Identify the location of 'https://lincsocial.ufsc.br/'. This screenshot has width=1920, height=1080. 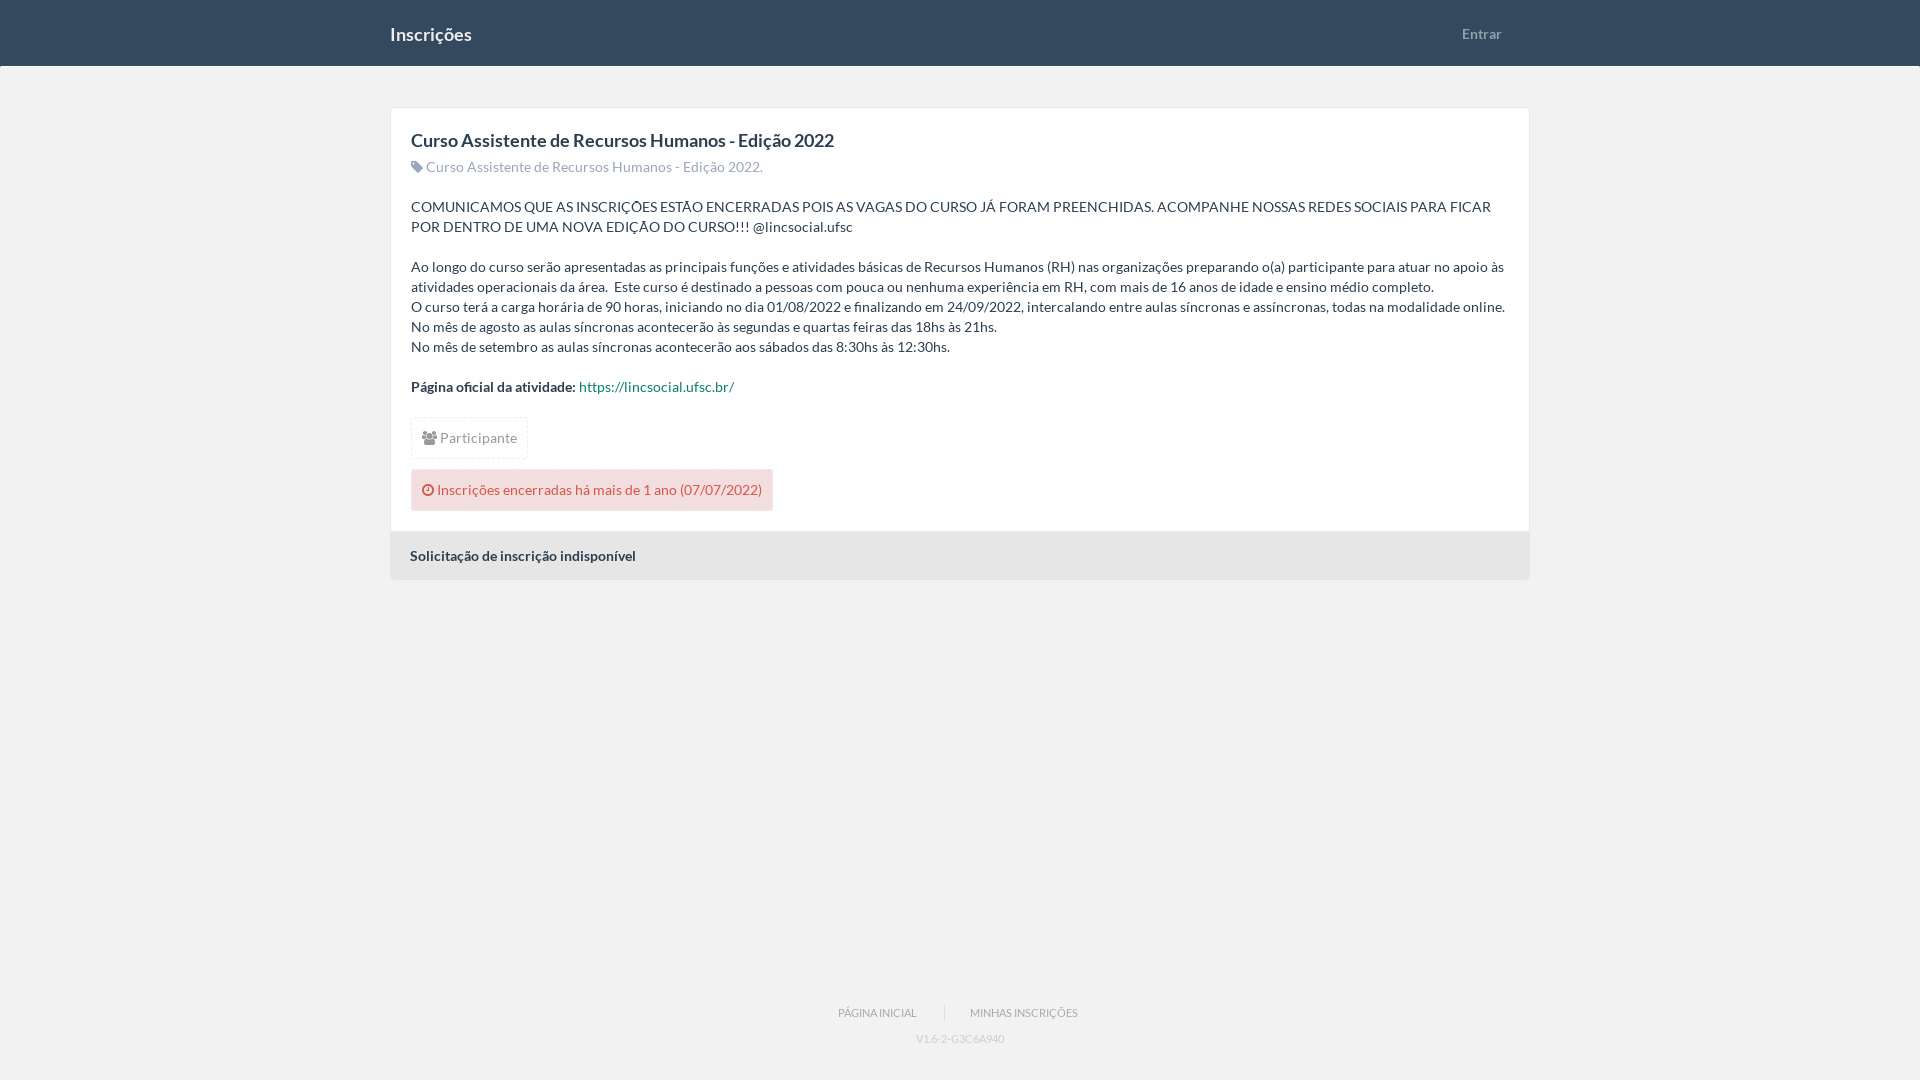
(656, 386).